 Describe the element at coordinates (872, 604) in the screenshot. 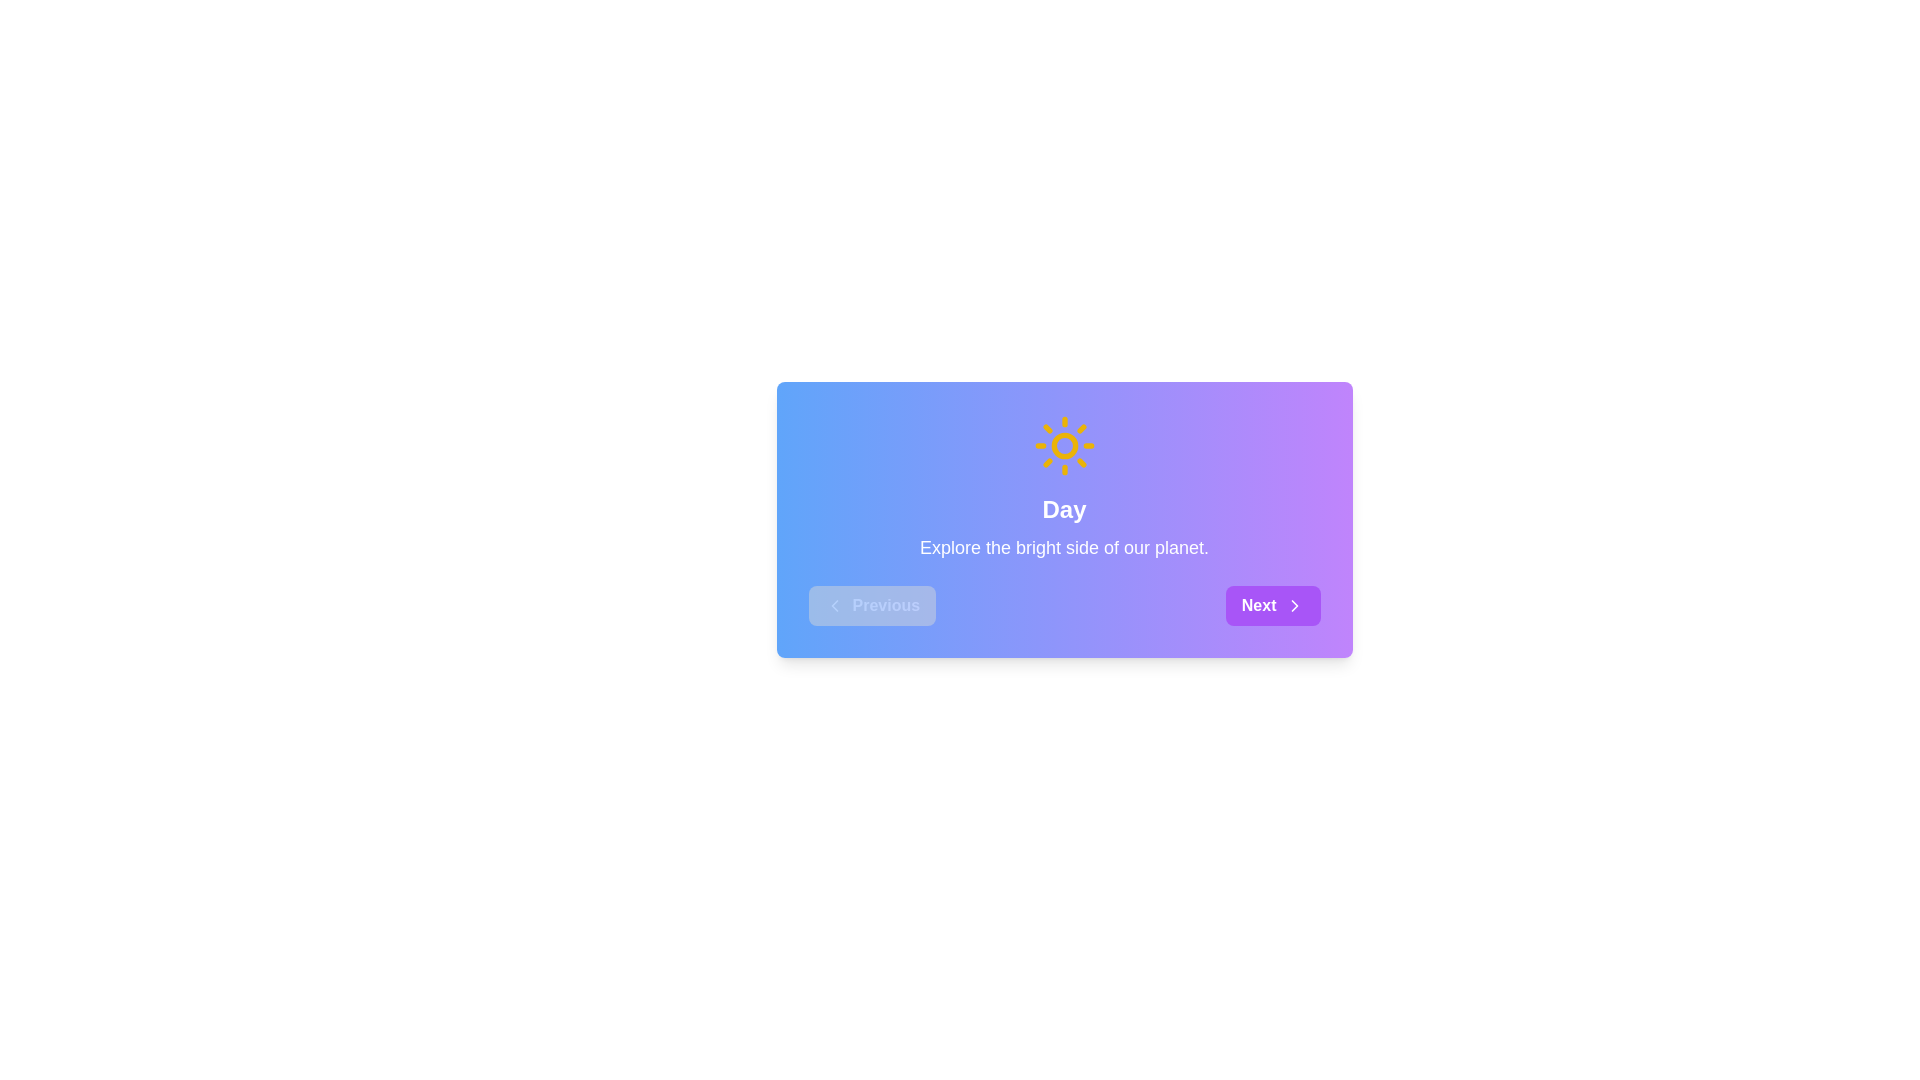

I see `the navigation button located on the left side of the button group, which precedes the 'Next' button` at that location.